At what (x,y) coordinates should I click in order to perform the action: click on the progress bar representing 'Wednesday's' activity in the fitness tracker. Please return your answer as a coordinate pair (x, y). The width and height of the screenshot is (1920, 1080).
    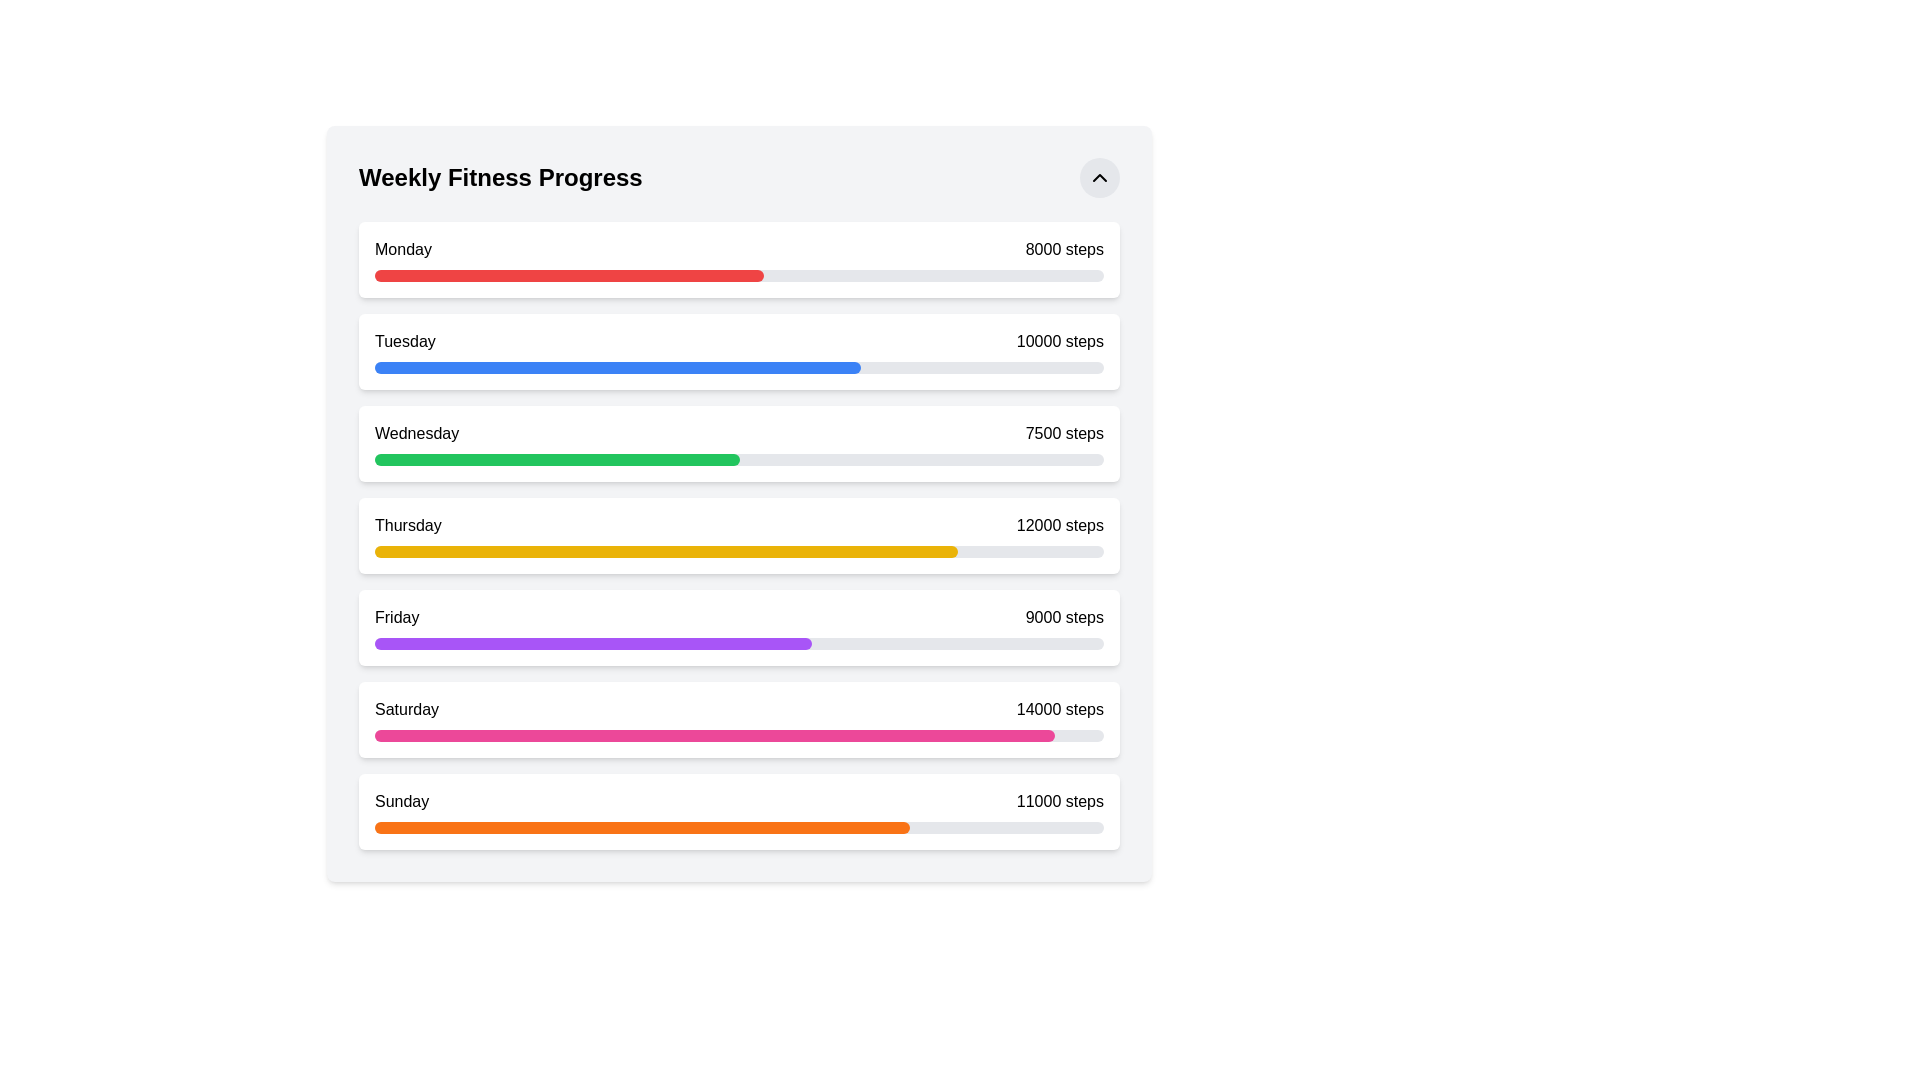
    Looking at the image, I should click on (738, 459).